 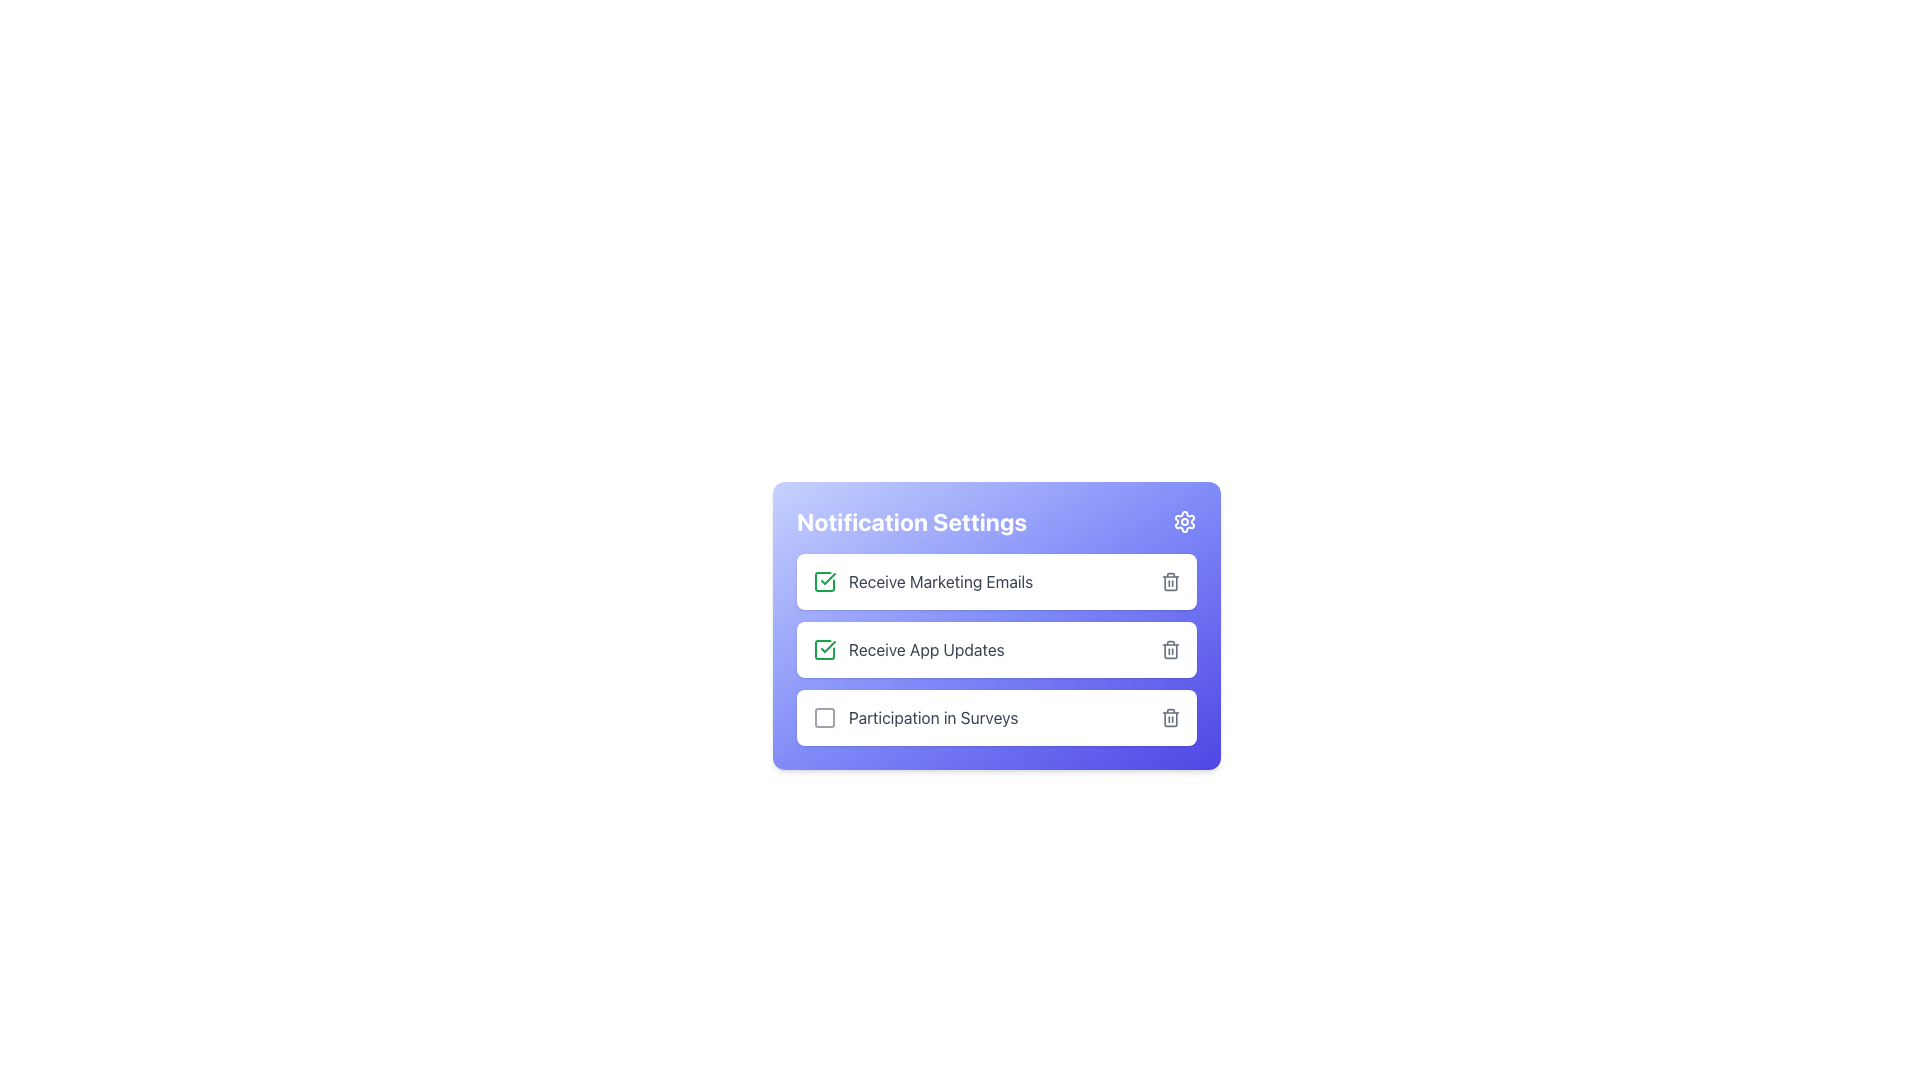 I want to click on the leftmost icon representing the enabled state for the 'Receive Marketing Emails' notification setting, so click(x=825, y=650).